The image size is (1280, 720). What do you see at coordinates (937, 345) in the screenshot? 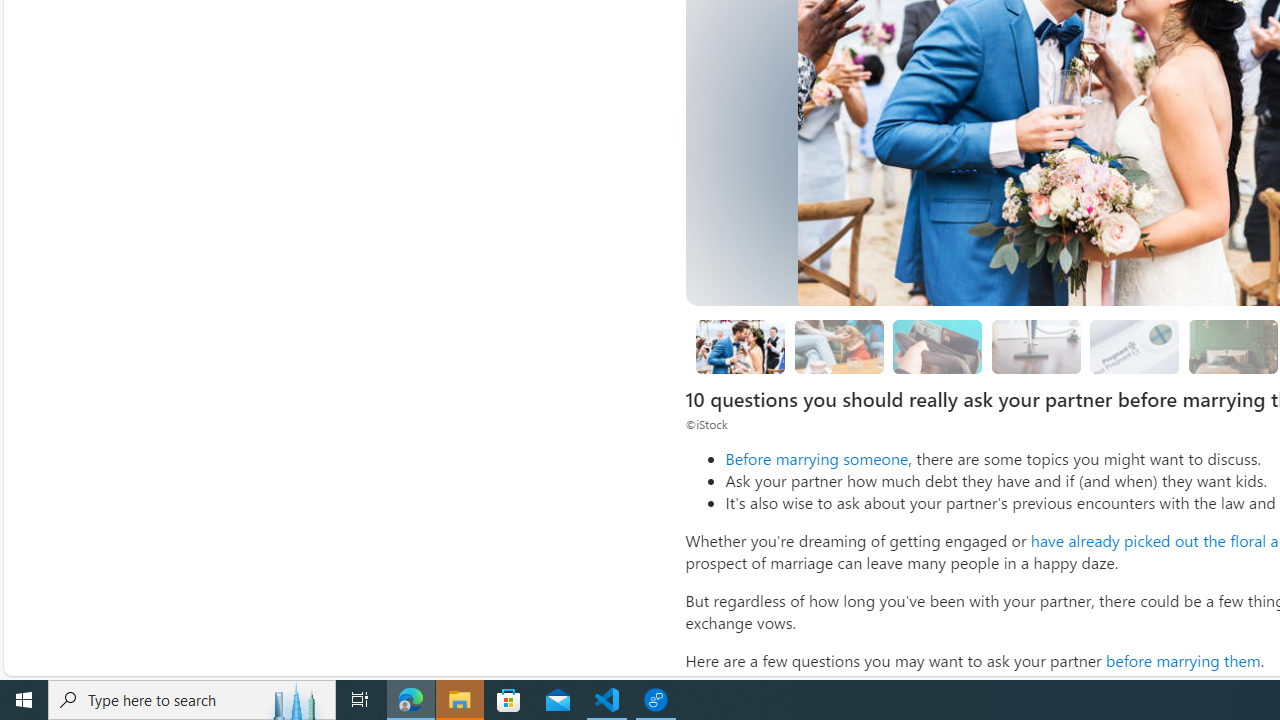
I see `'What kind of debt do you have?'` at bounding box center [937, 345].